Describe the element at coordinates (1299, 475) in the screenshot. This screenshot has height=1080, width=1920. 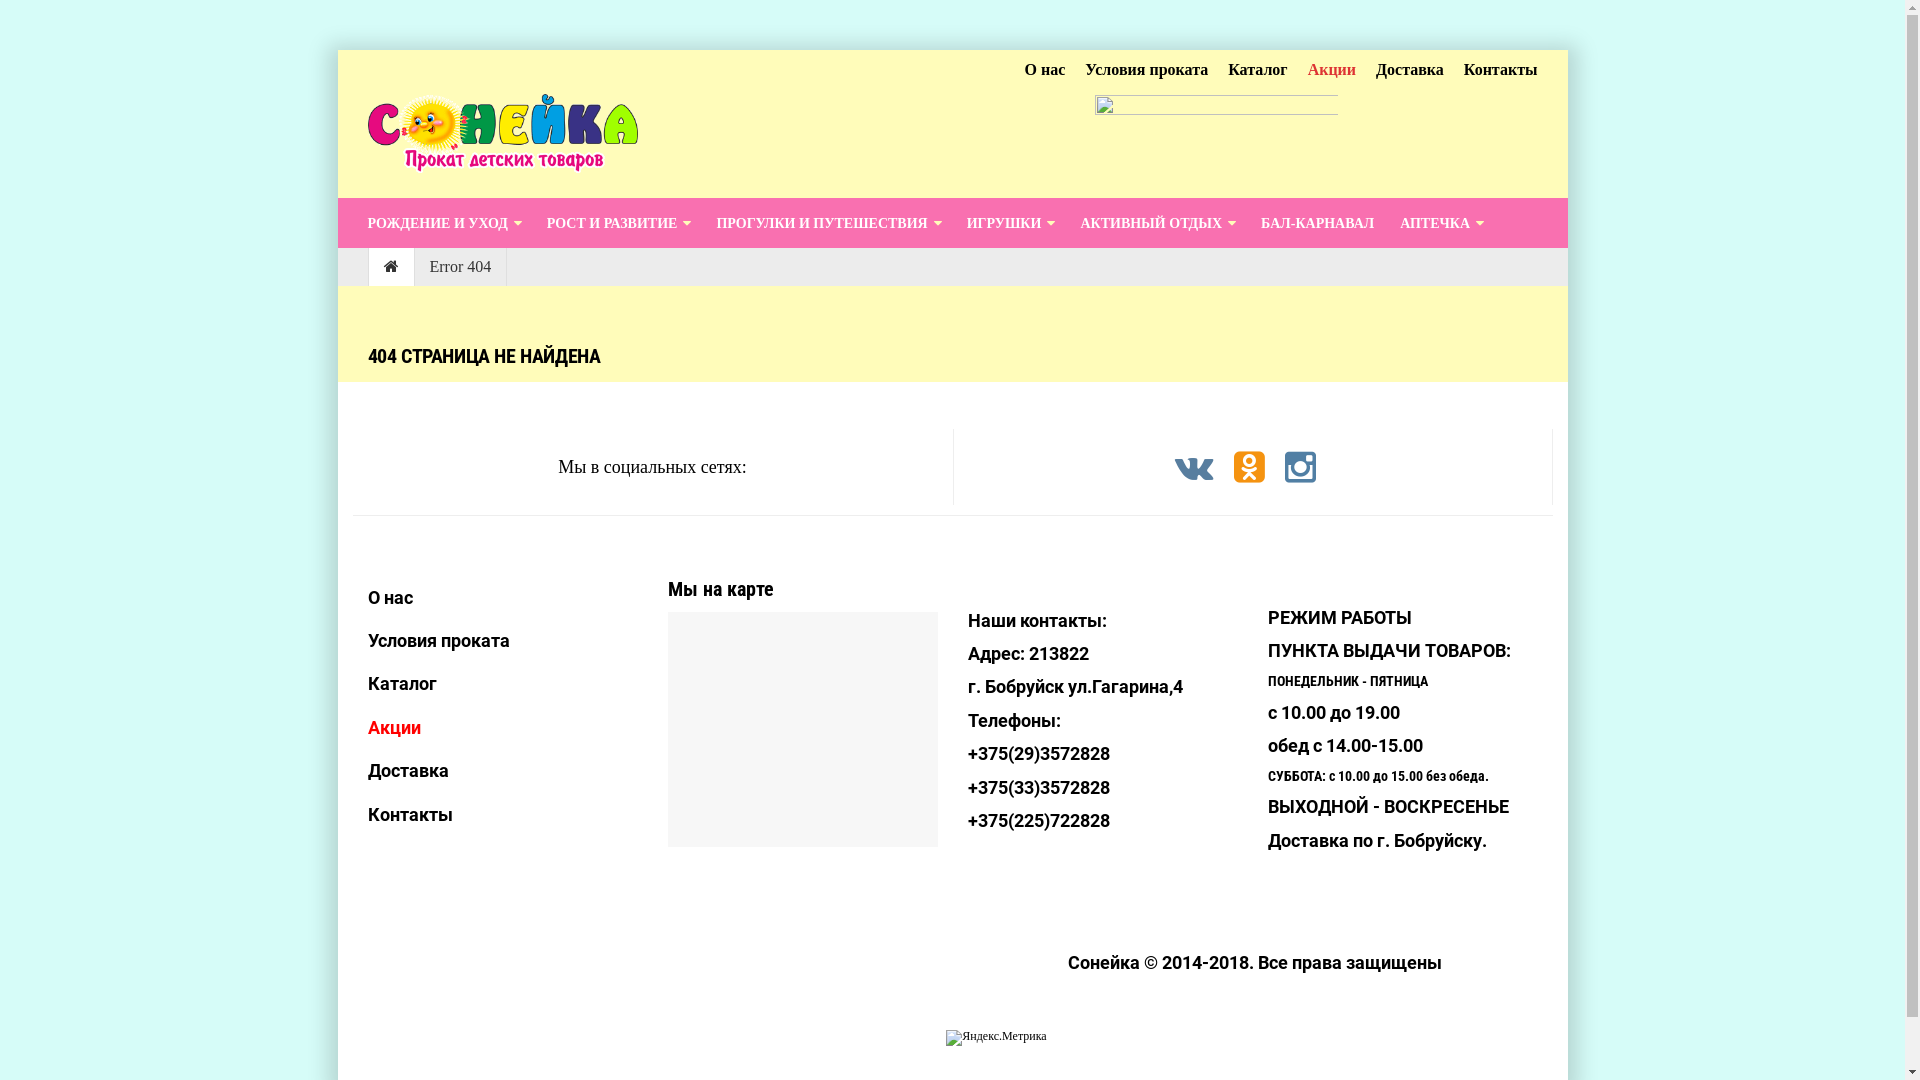
I see `'Instagram'` at that location.